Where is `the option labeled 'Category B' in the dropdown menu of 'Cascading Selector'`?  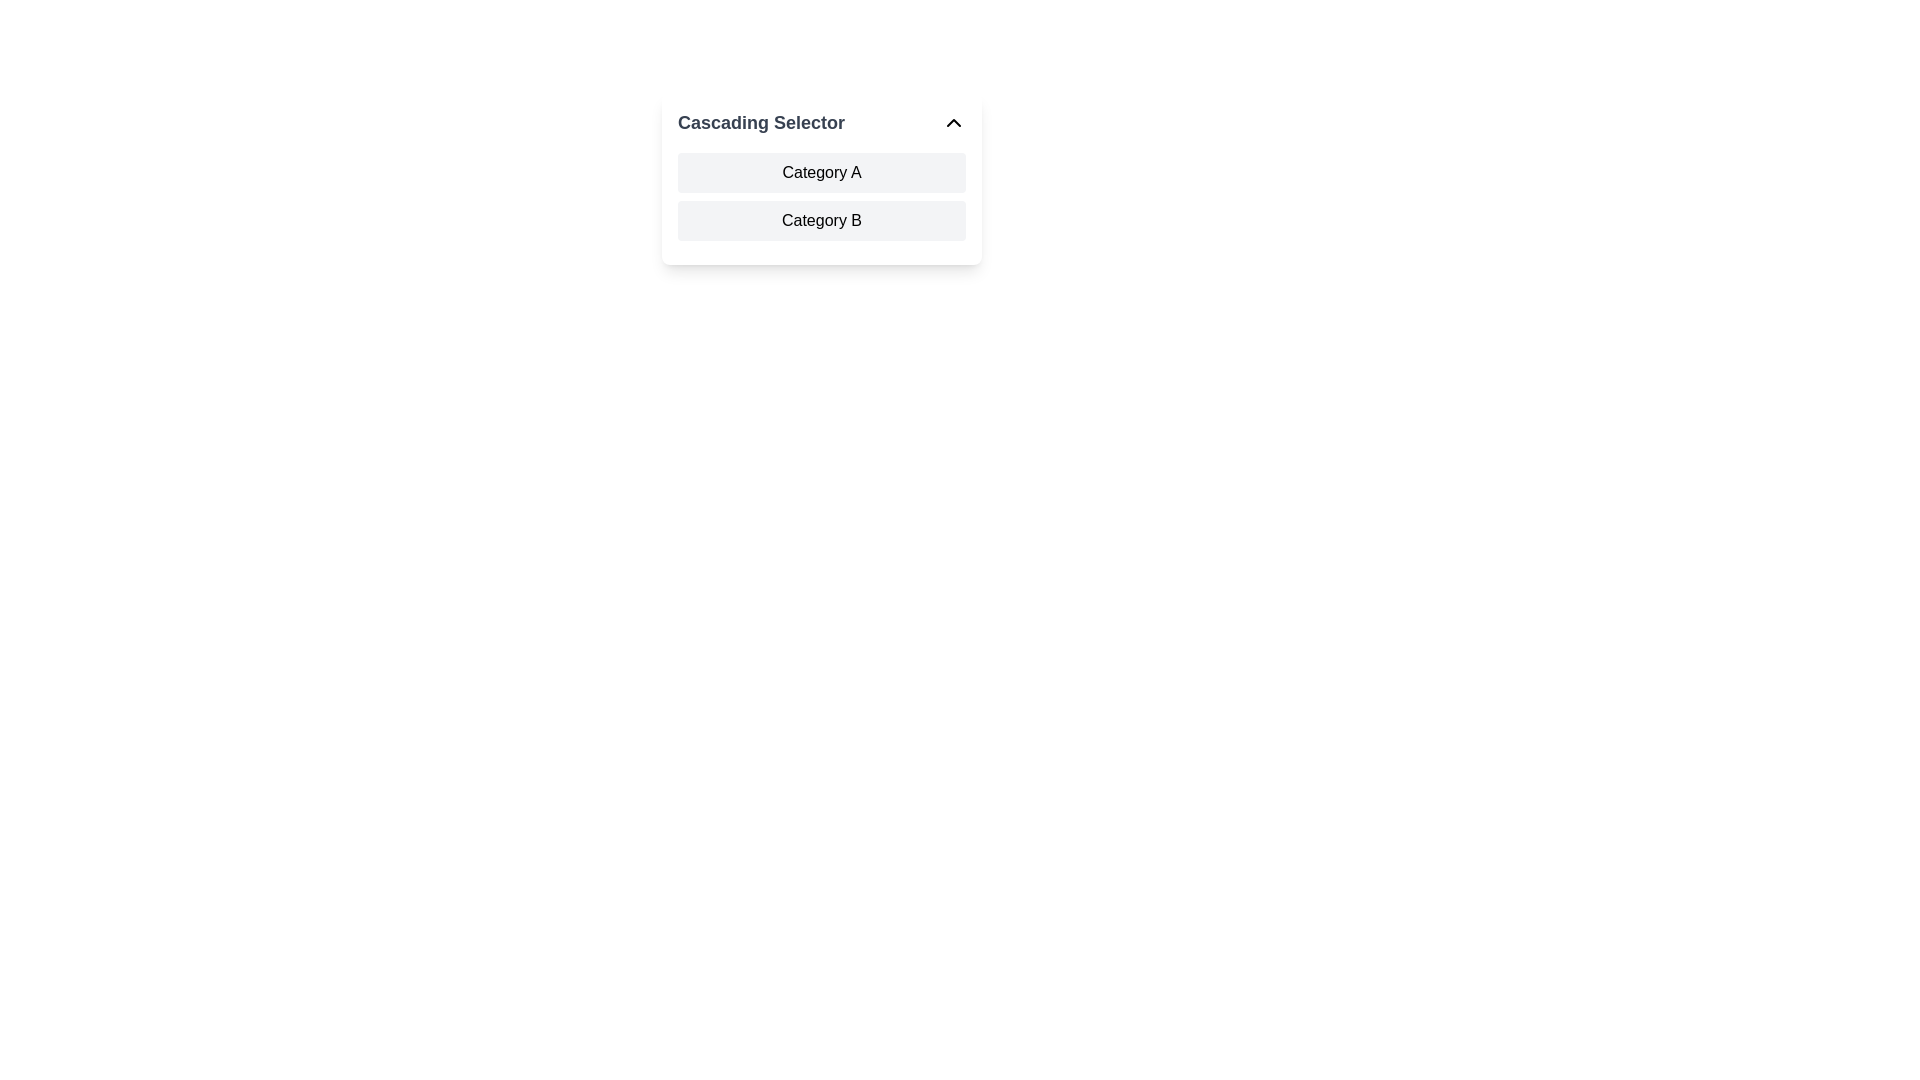 the option labeled 'Category B' in the dropdown menu of 'Cascading Selector' is located at coordinates (821, 220).